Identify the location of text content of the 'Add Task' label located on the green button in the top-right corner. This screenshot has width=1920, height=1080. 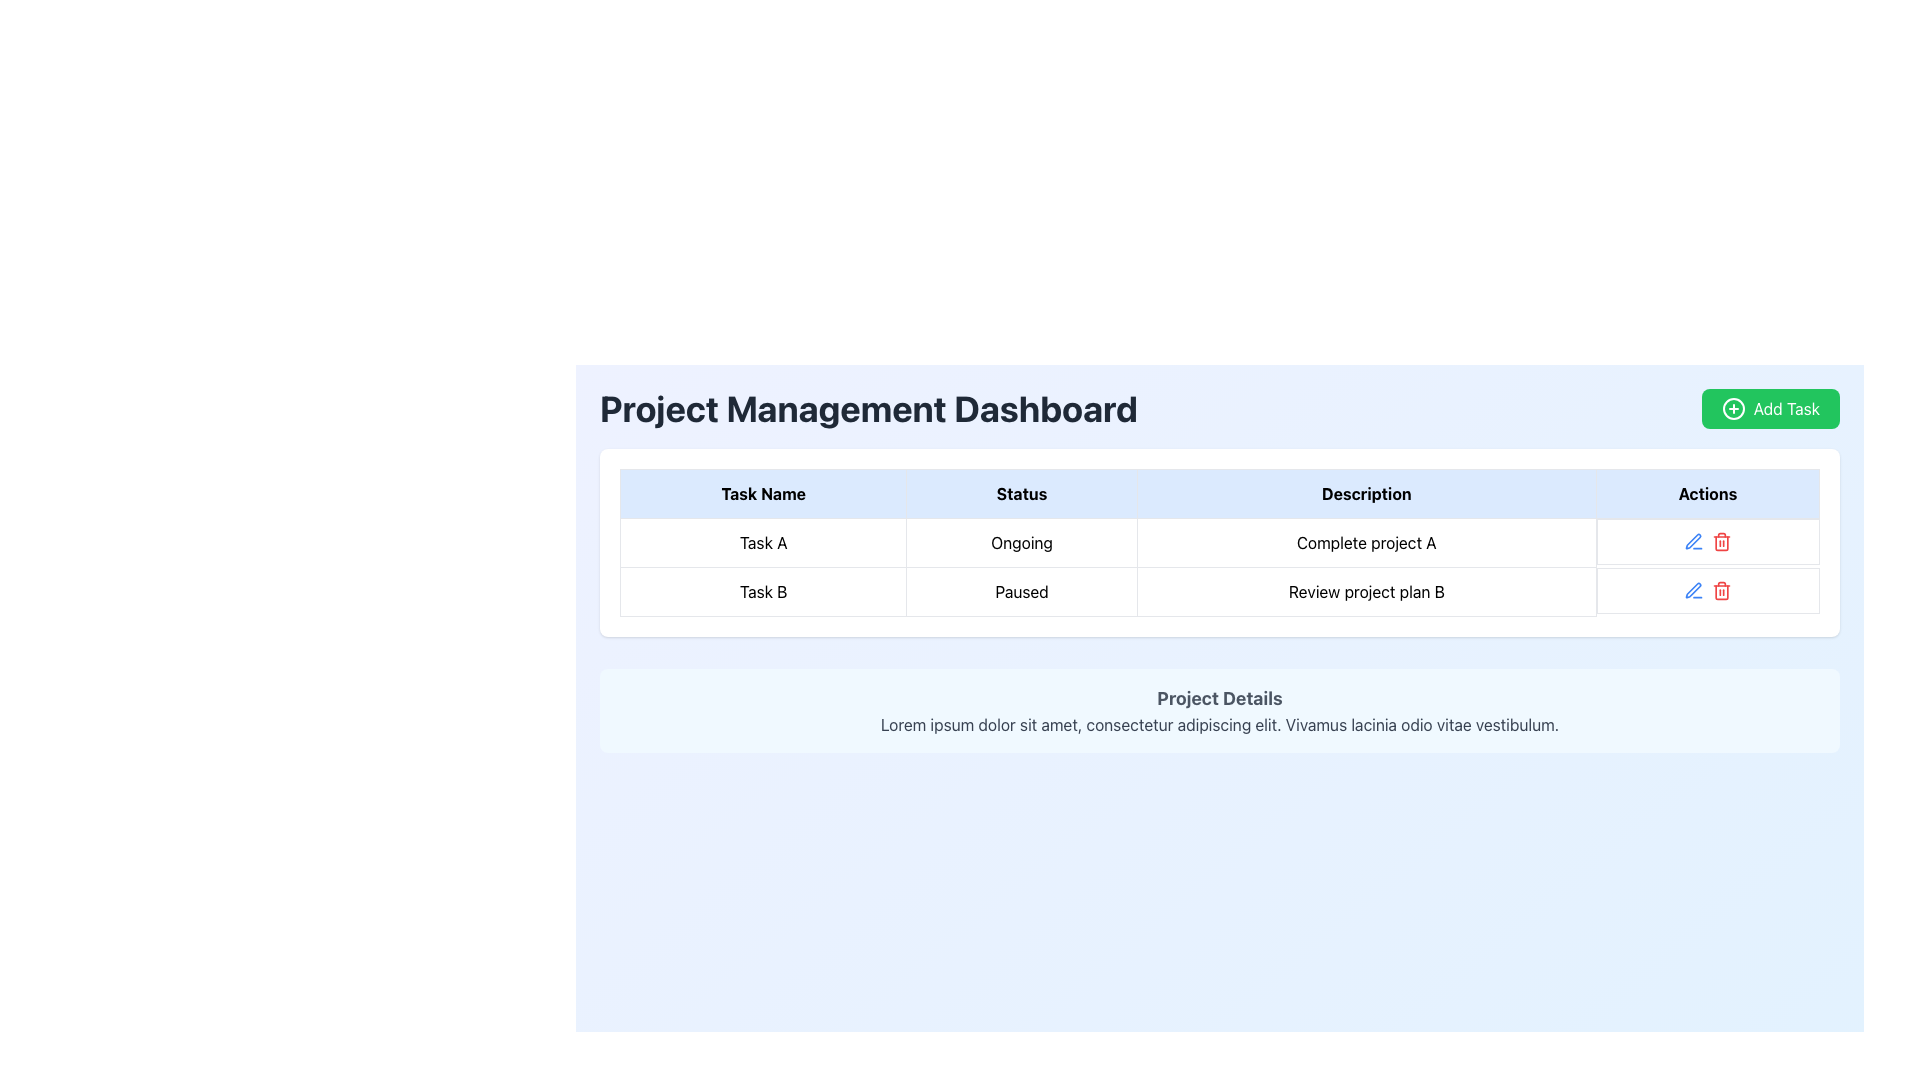
(1786, 407).